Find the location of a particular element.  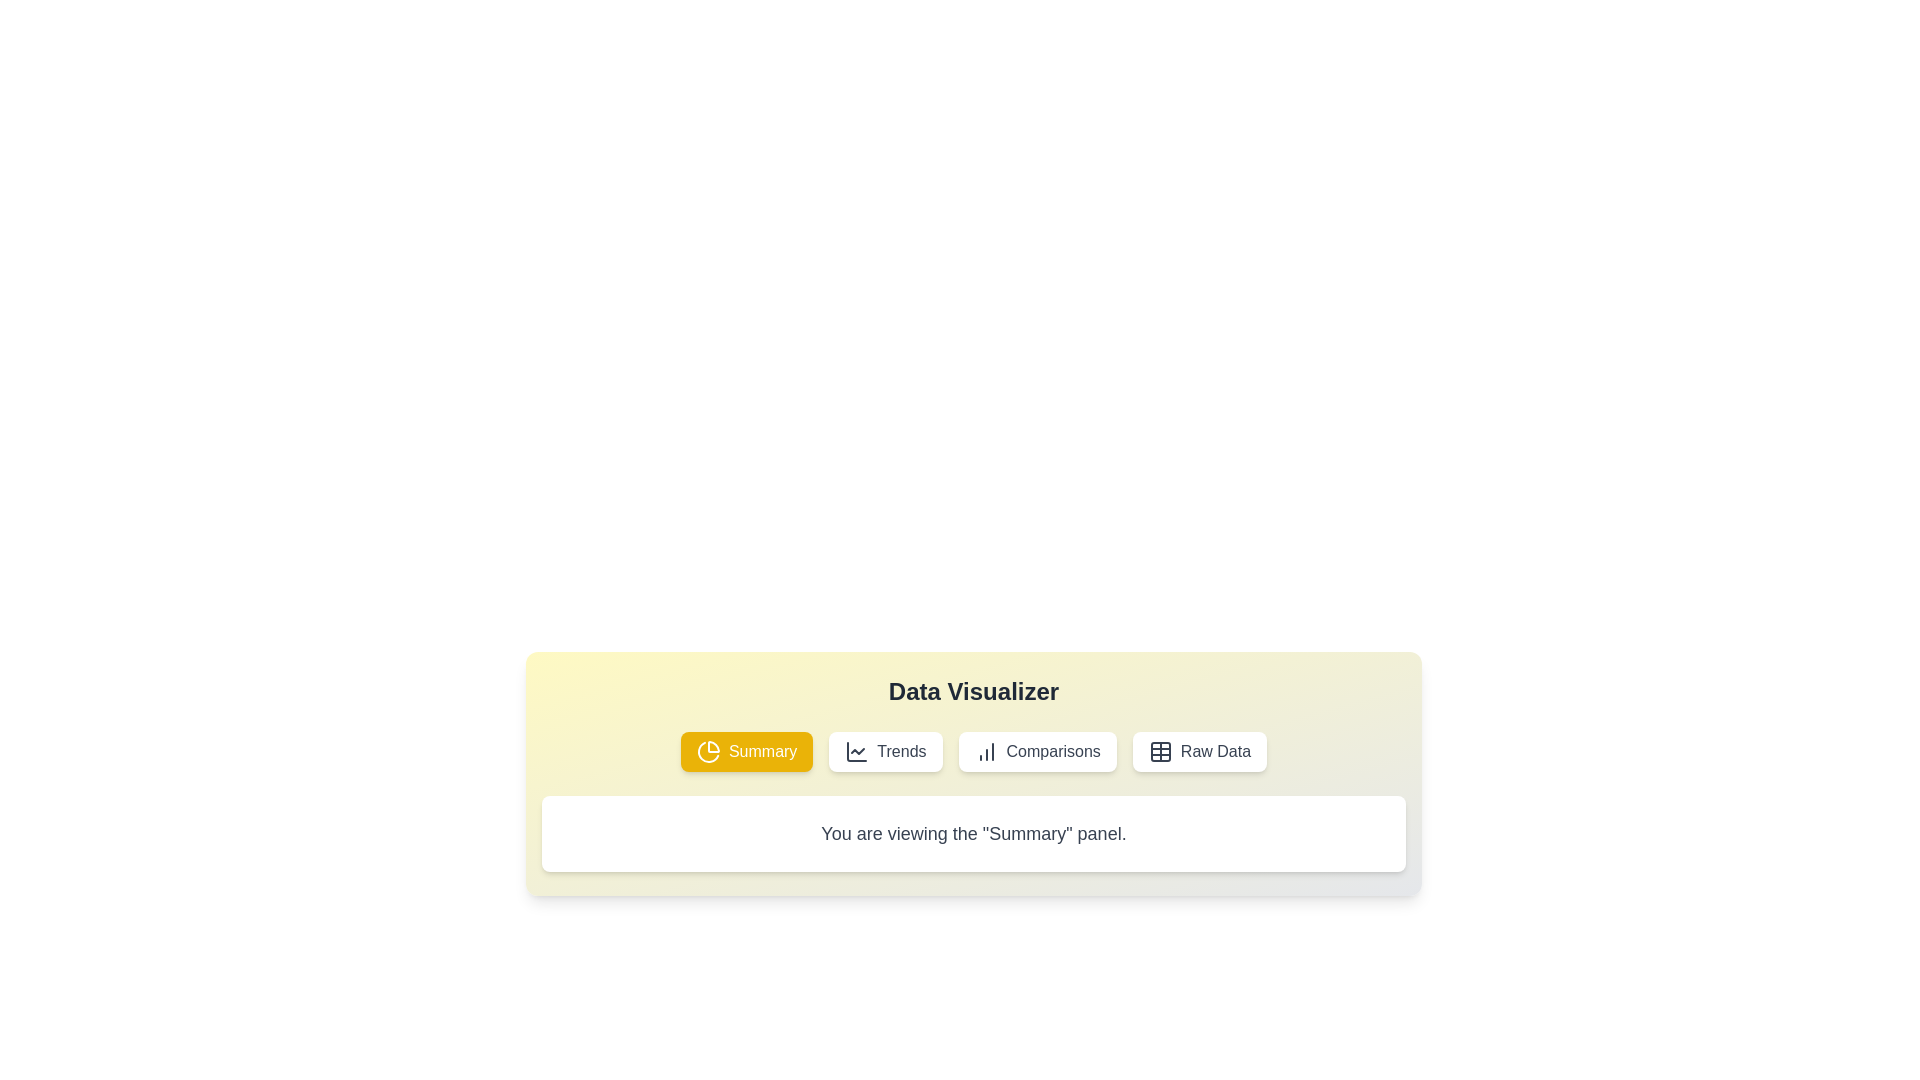

the pie chart icon representing the 'Summary' functionality, located in the top-left corner of the 'Data Visualizer' panel is located at coordinates (708, 752).